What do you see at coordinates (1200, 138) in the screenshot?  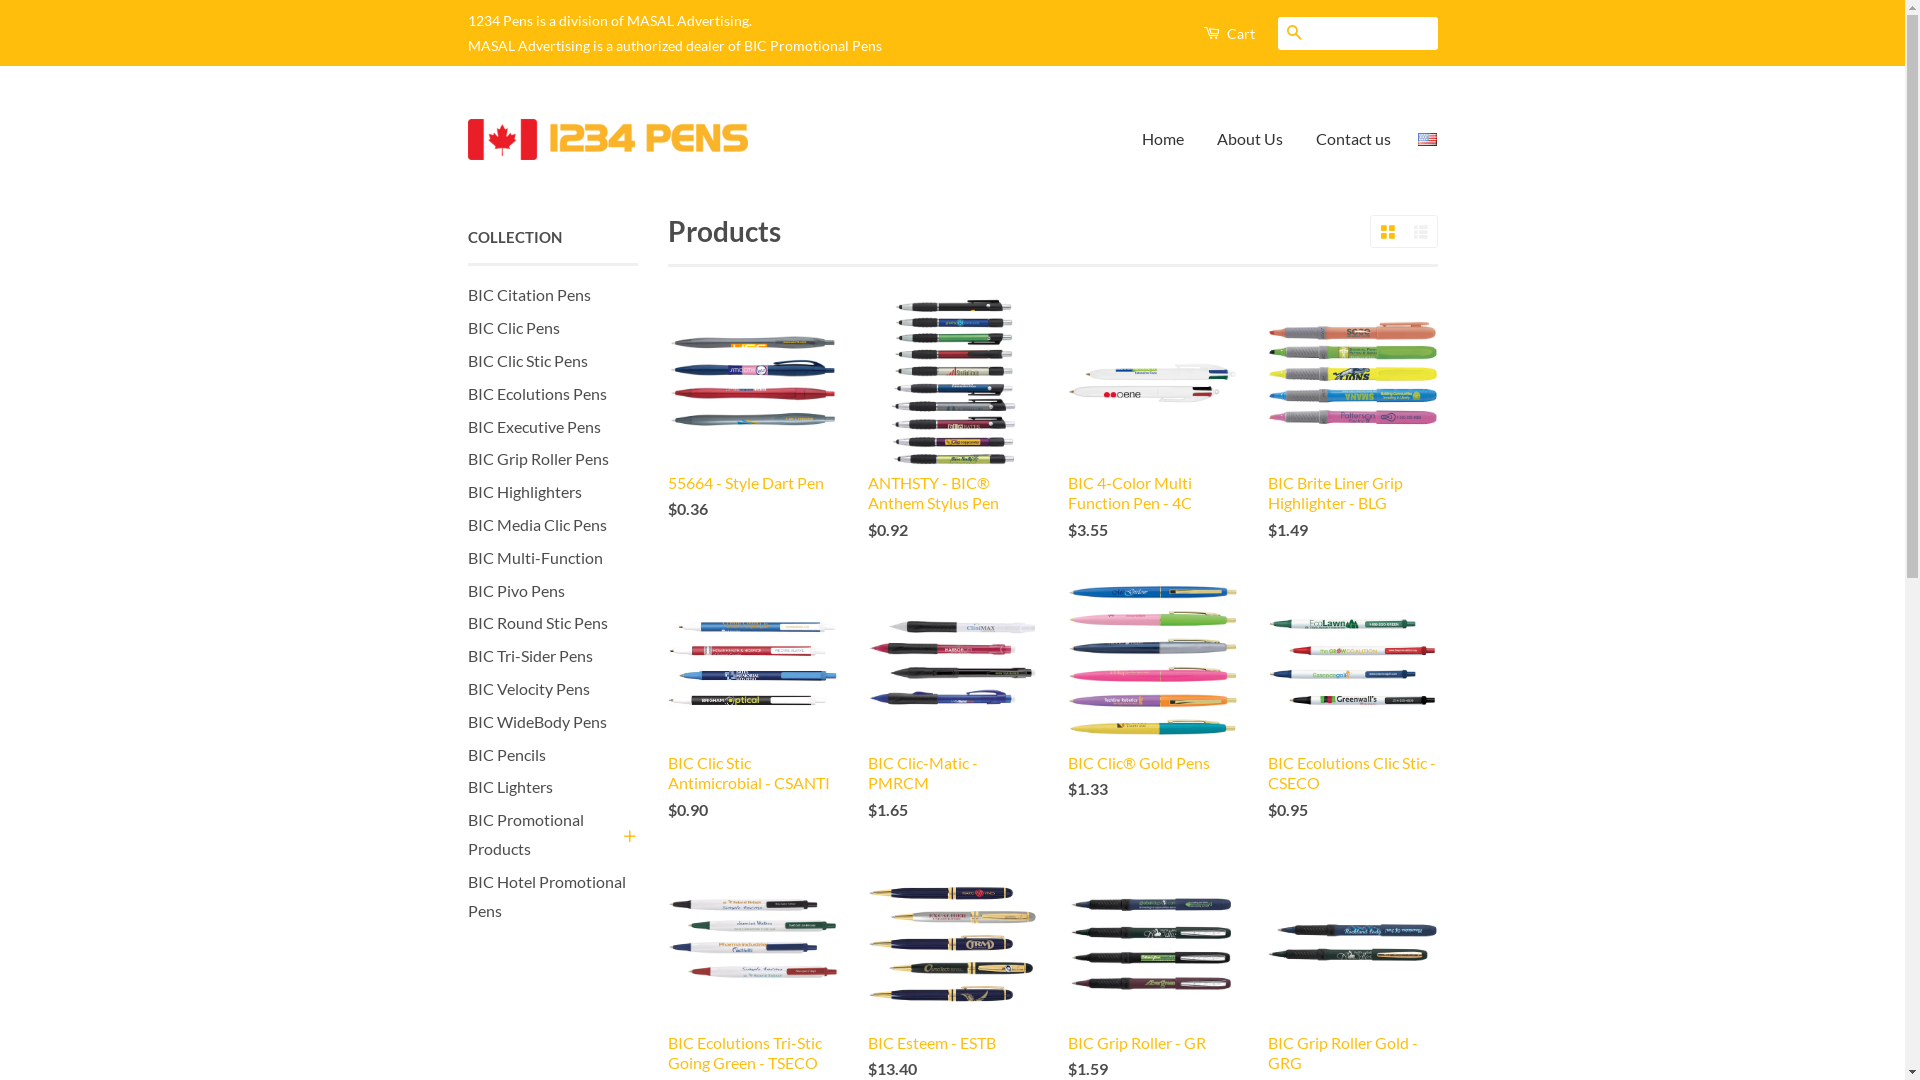 I see `'About Us'` at bounding box center [1200, 138].